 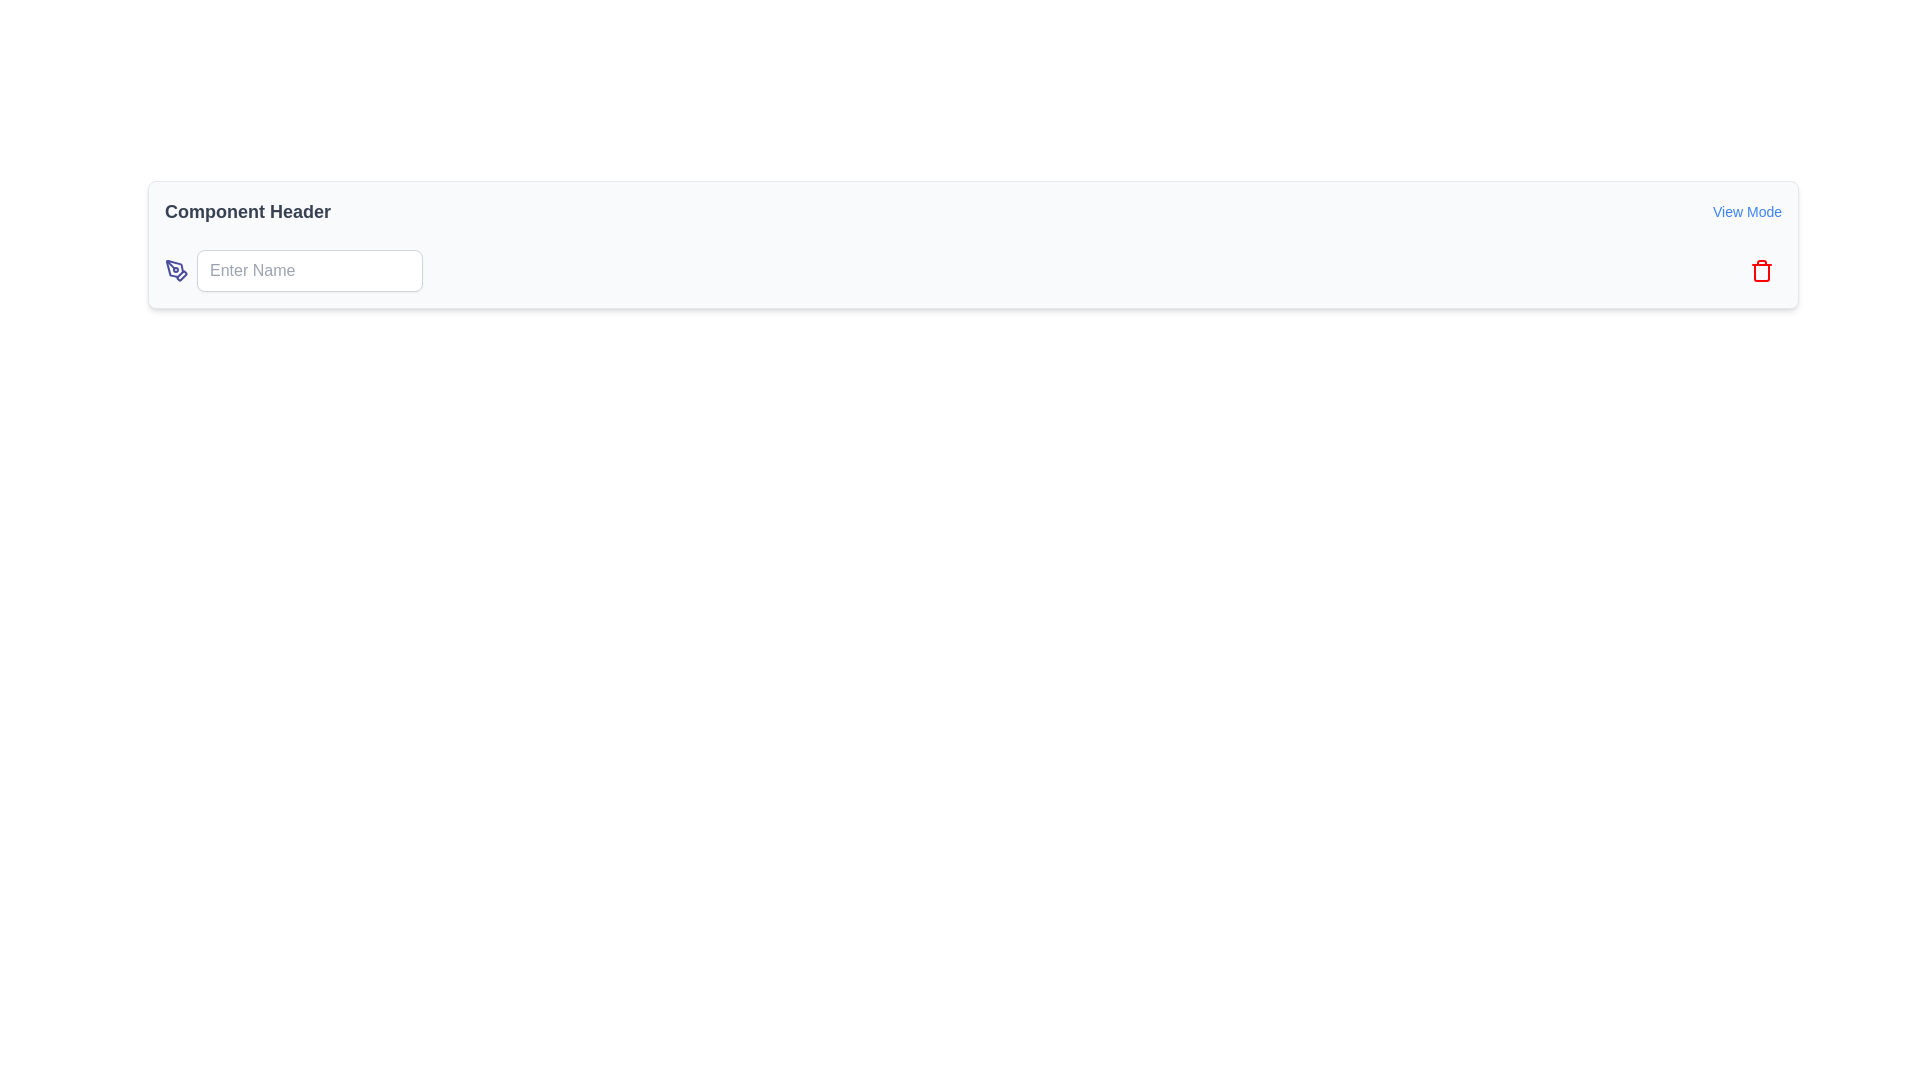 What do you see at coordinates (1761, 270) in the screenshot?
I see `the trash icon button located in the upper-right corner of the main content area, adjacent to the 'View Mode' text link` at bounding box center [1761, 270].